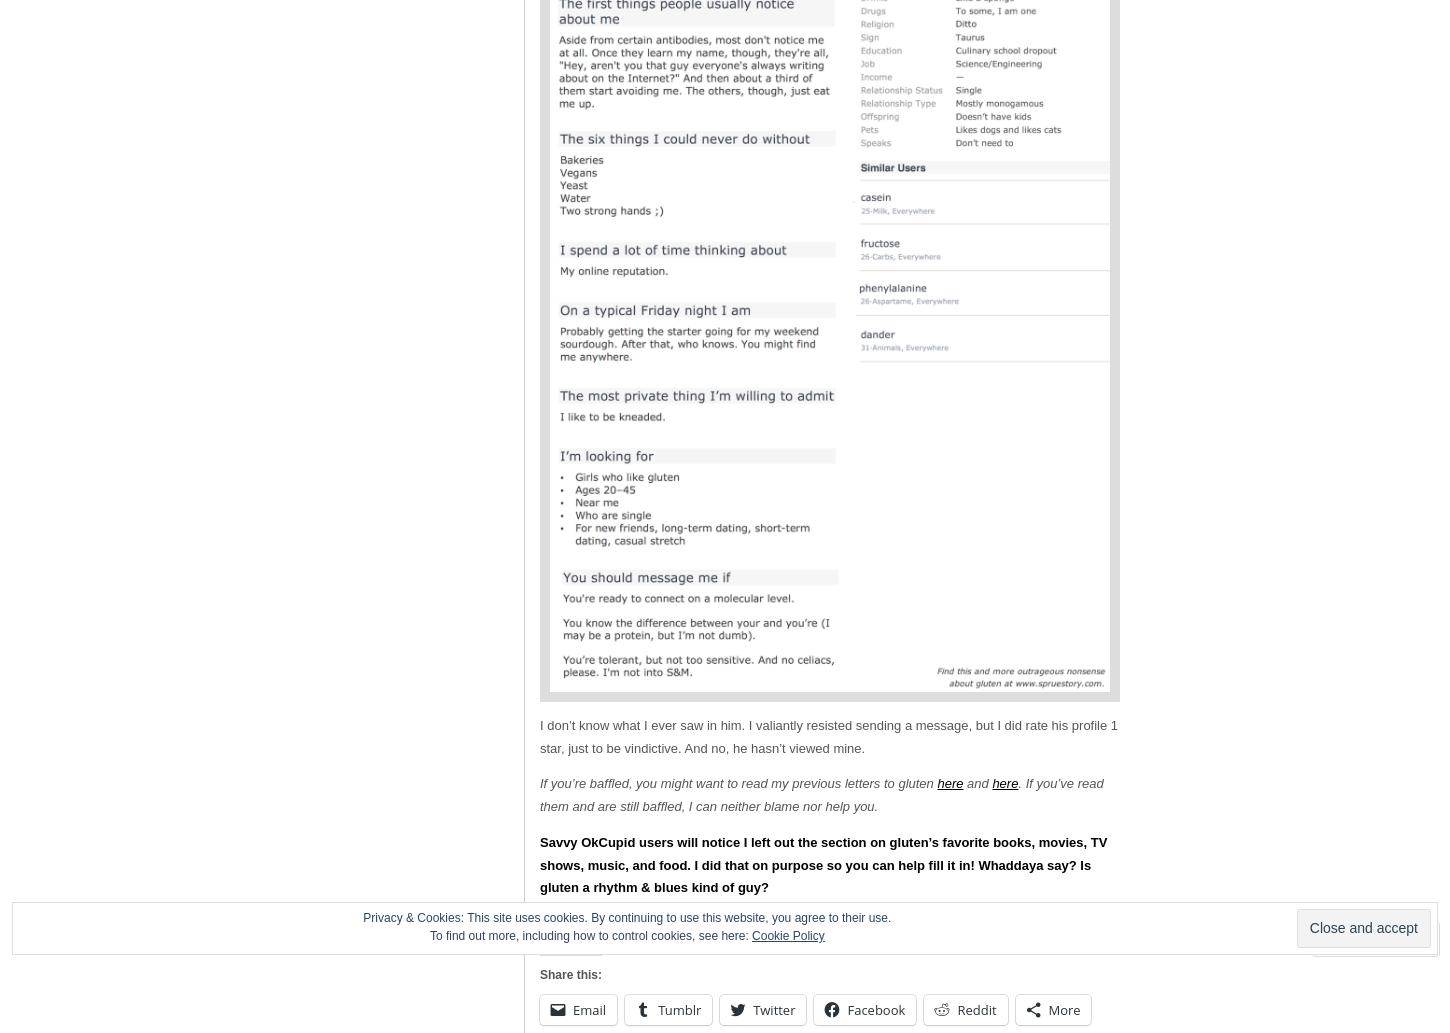  I want to click on 'Cookie Policy', so click(787, 935).